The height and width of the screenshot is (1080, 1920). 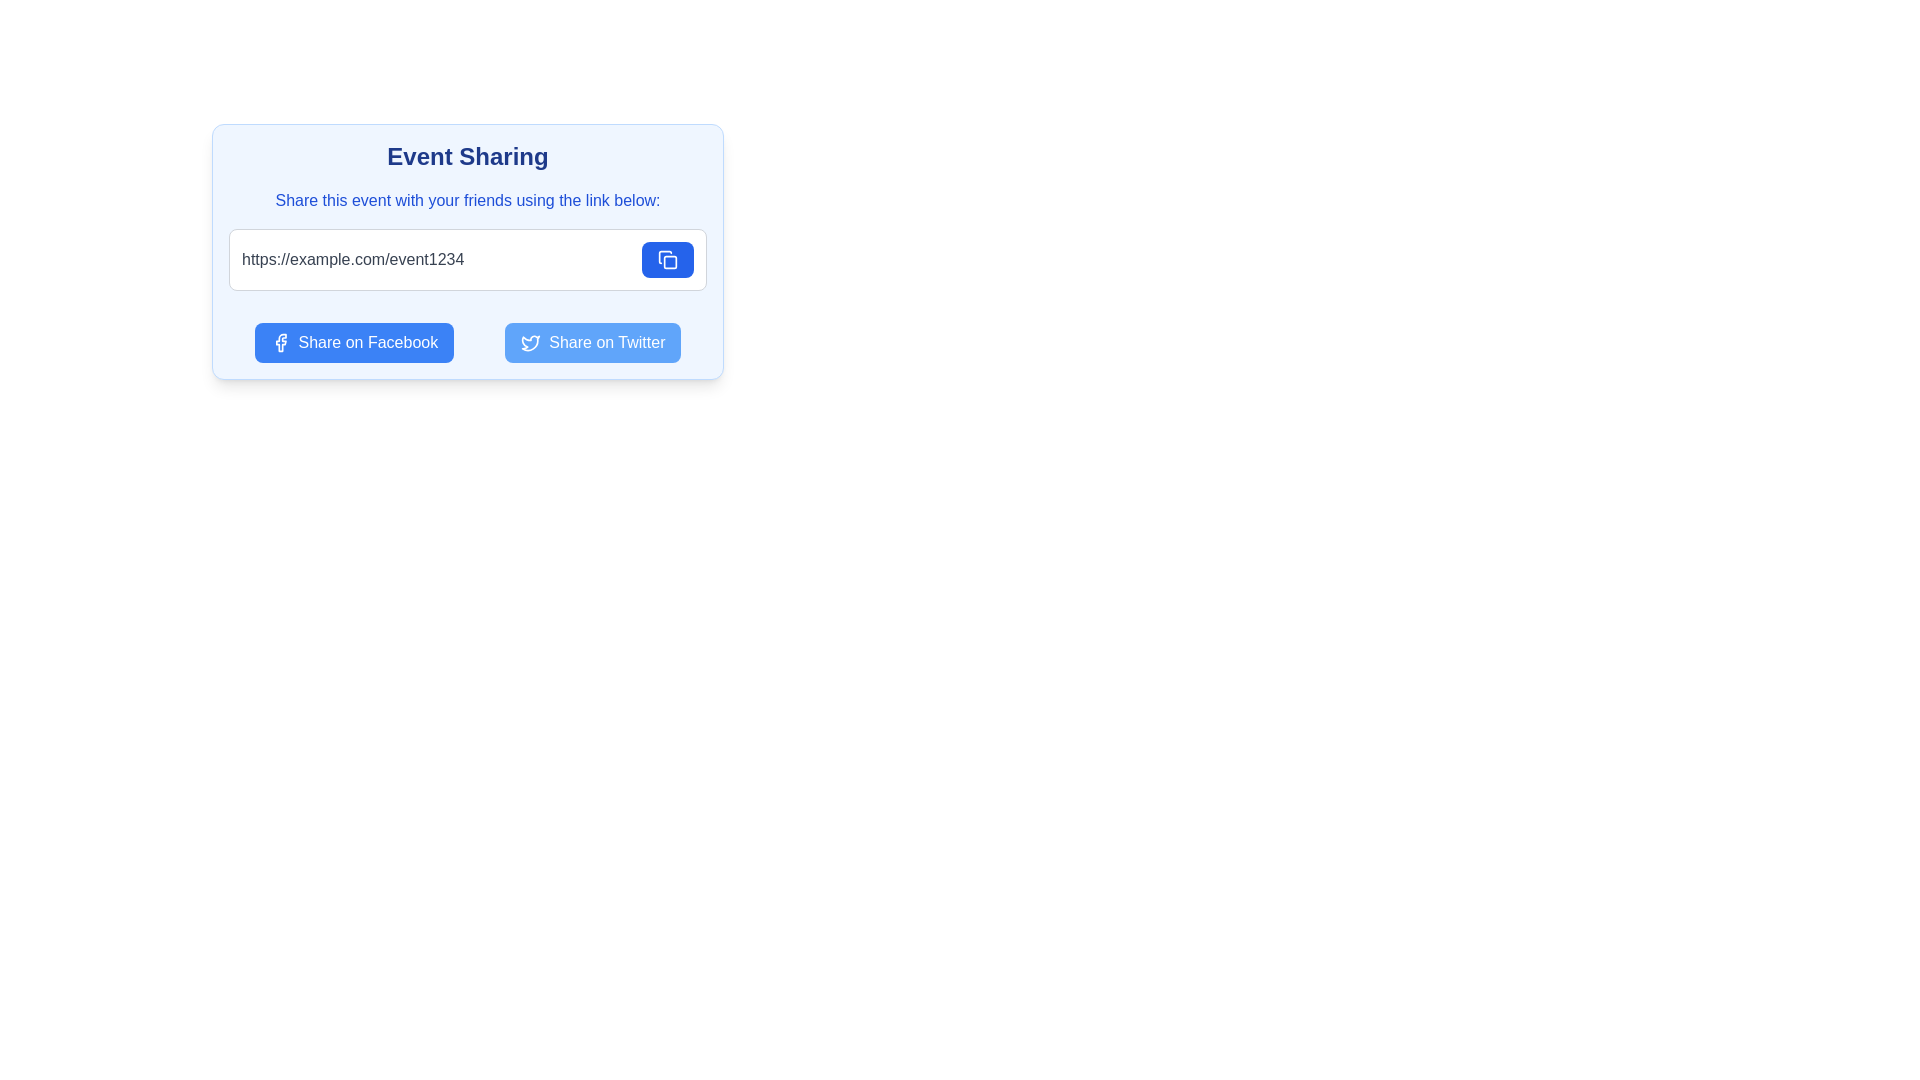 What do you see at coordinates (531, 342) in the screenshot?
I see `the Twitter sharing icon located within the 'Share on Twitter' button at the bottom-right section of the sharing interface` at bounding box center [531, 342].